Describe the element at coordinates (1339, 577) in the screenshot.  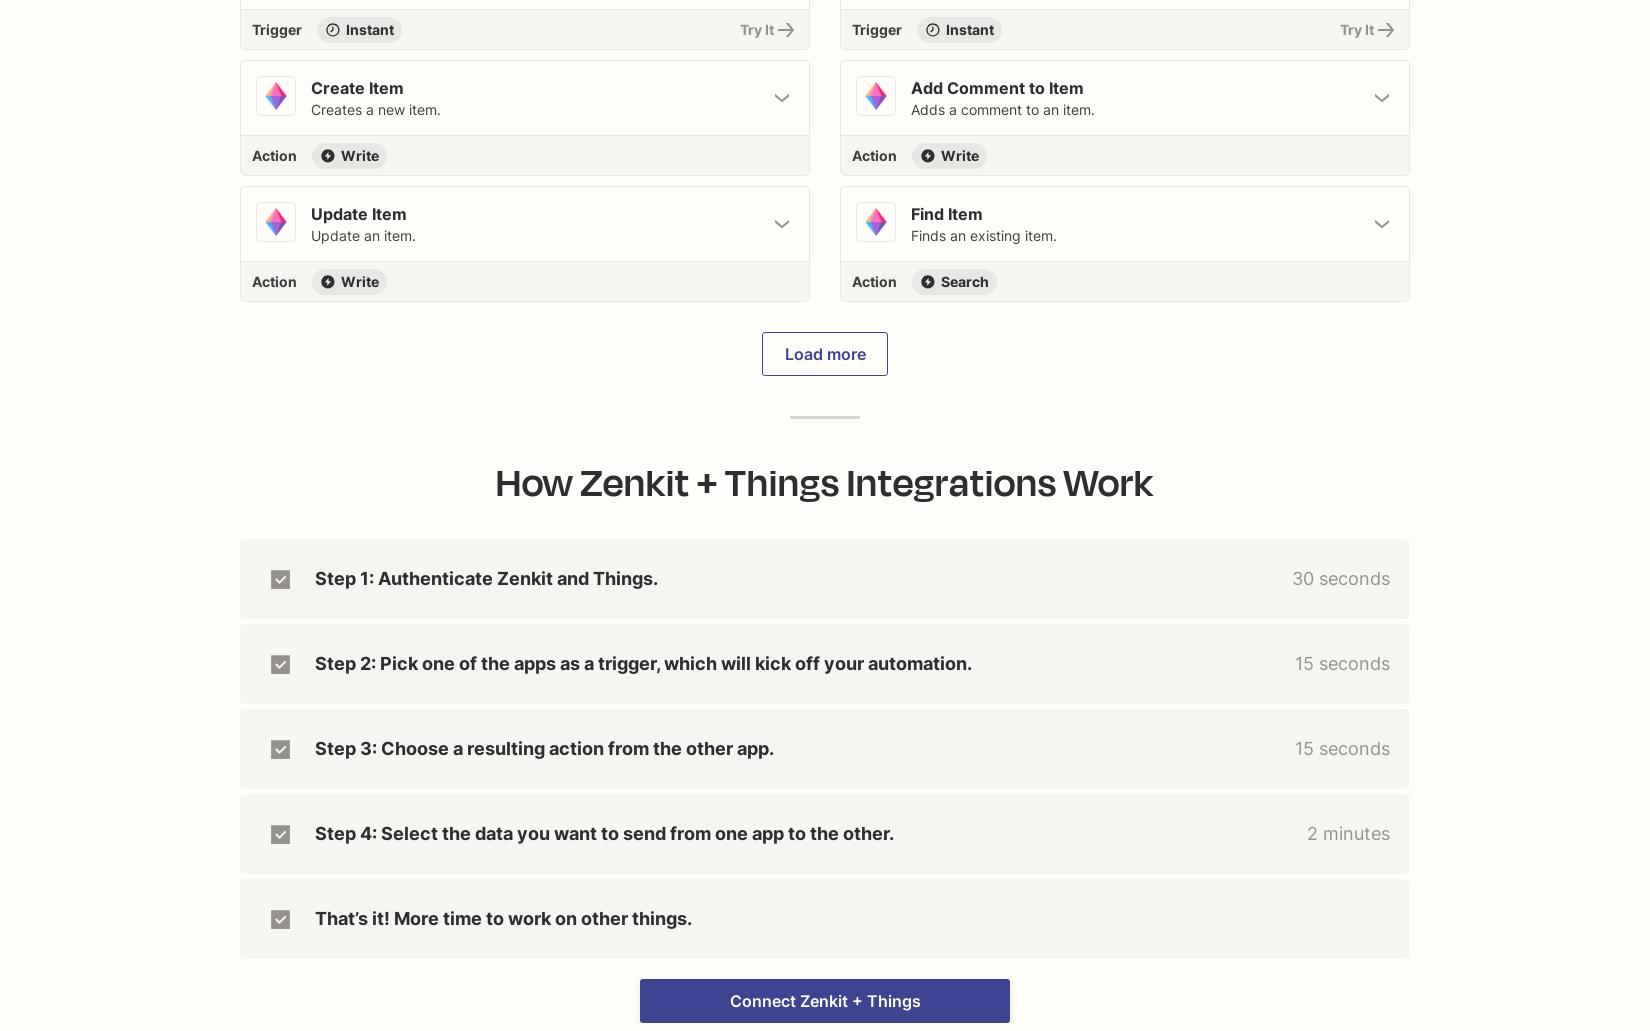
I see `'30 seconds'` at that location.